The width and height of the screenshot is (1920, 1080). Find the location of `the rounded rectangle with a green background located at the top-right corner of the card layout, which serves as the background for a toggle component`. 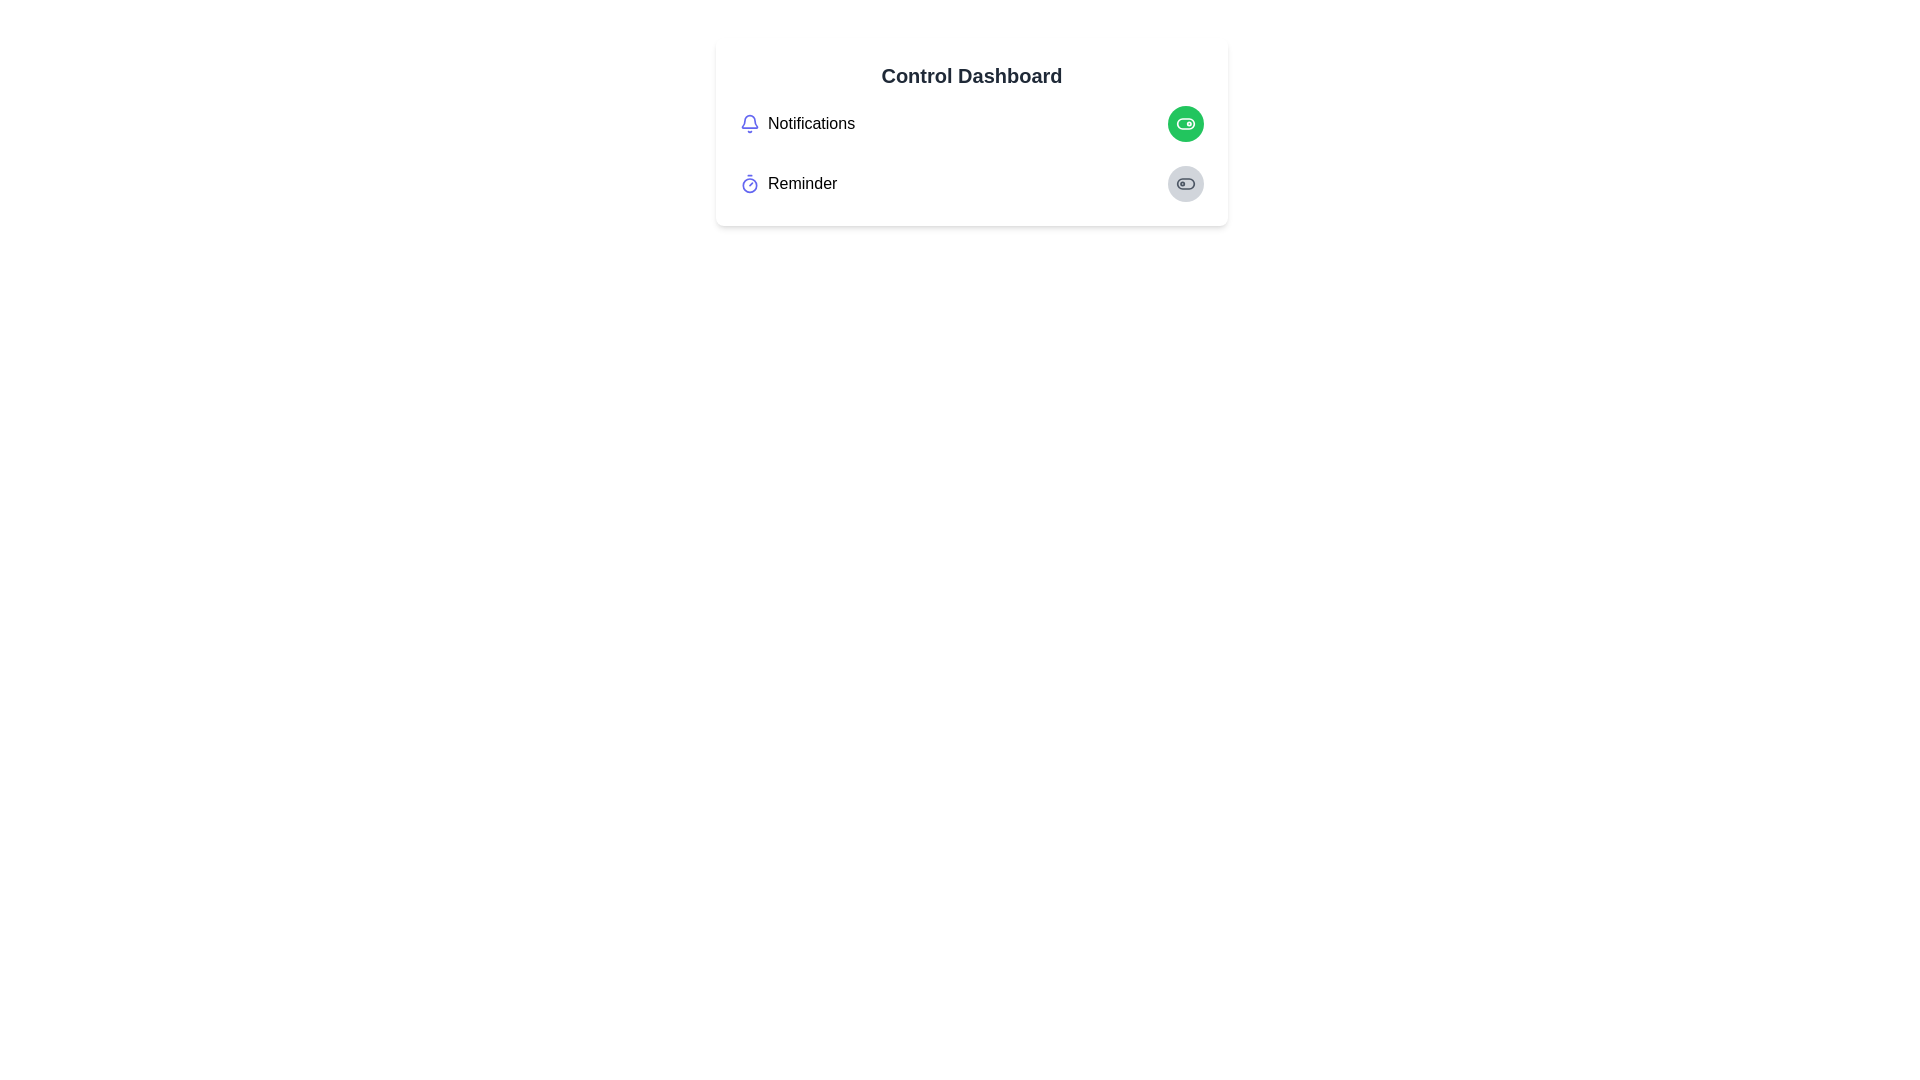

the rounded rectangle with a green background located at the top-right corner of the card layout, which serves as the background for a toggle component is located at coordinates (1185, 123).